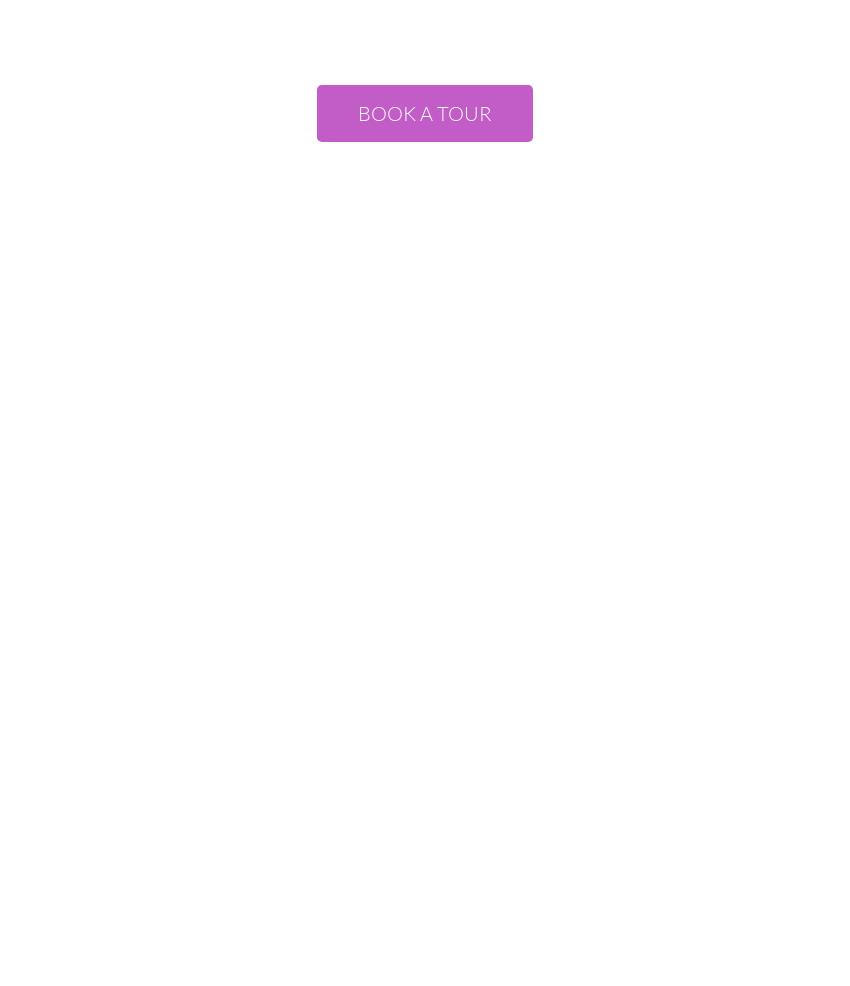 This screenshot has height=986, width=850. Describe the element at coordinates (424, 222) in the screenshot. I see `'We’ll send you the best deals for you and updates.'` at that location.